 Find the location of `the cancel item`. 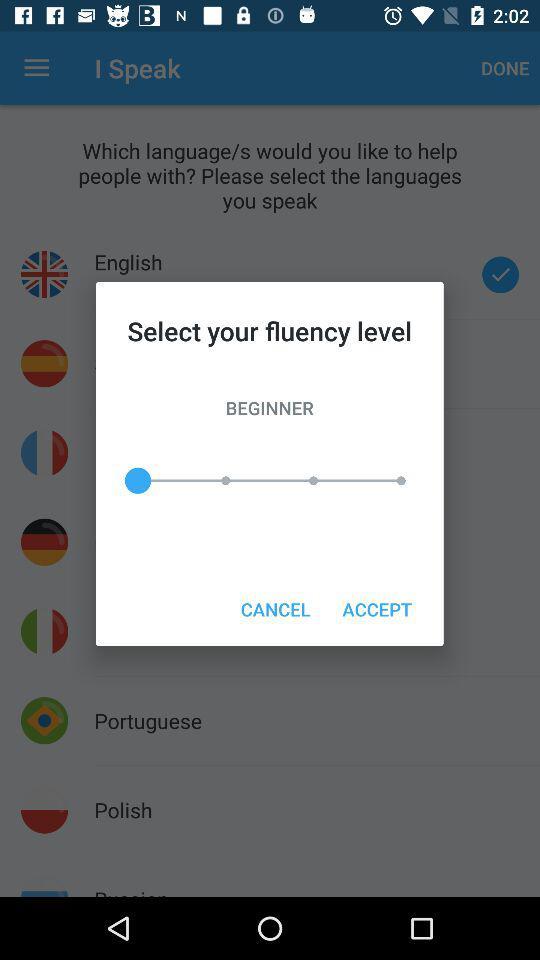

the cancel item is located at coordinates (274, 608).